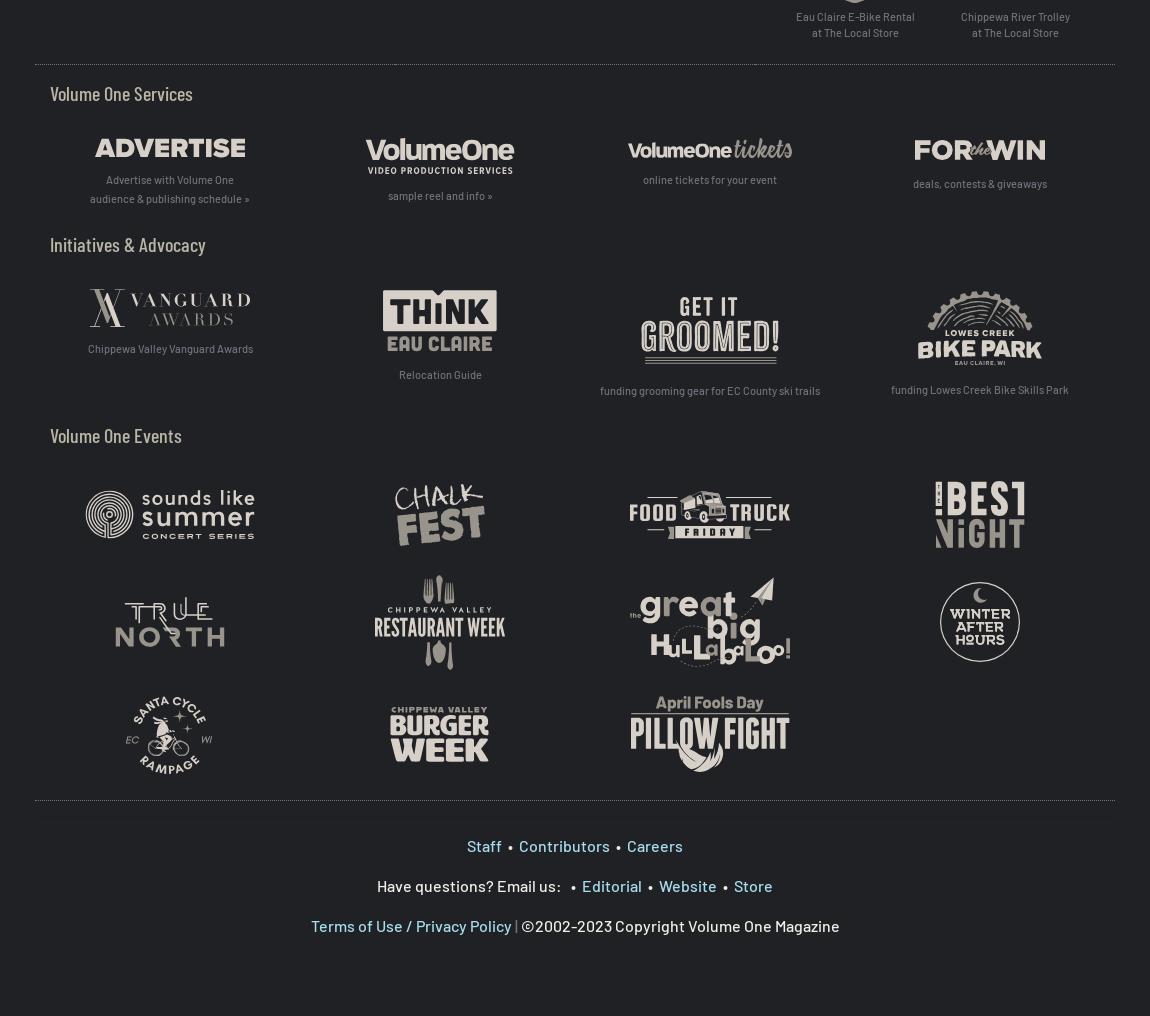  Describe the element at coordinates (678, 923) in the screenshot. I see `'©2002-2023 Copyright Volume One Magazine'` at that location.